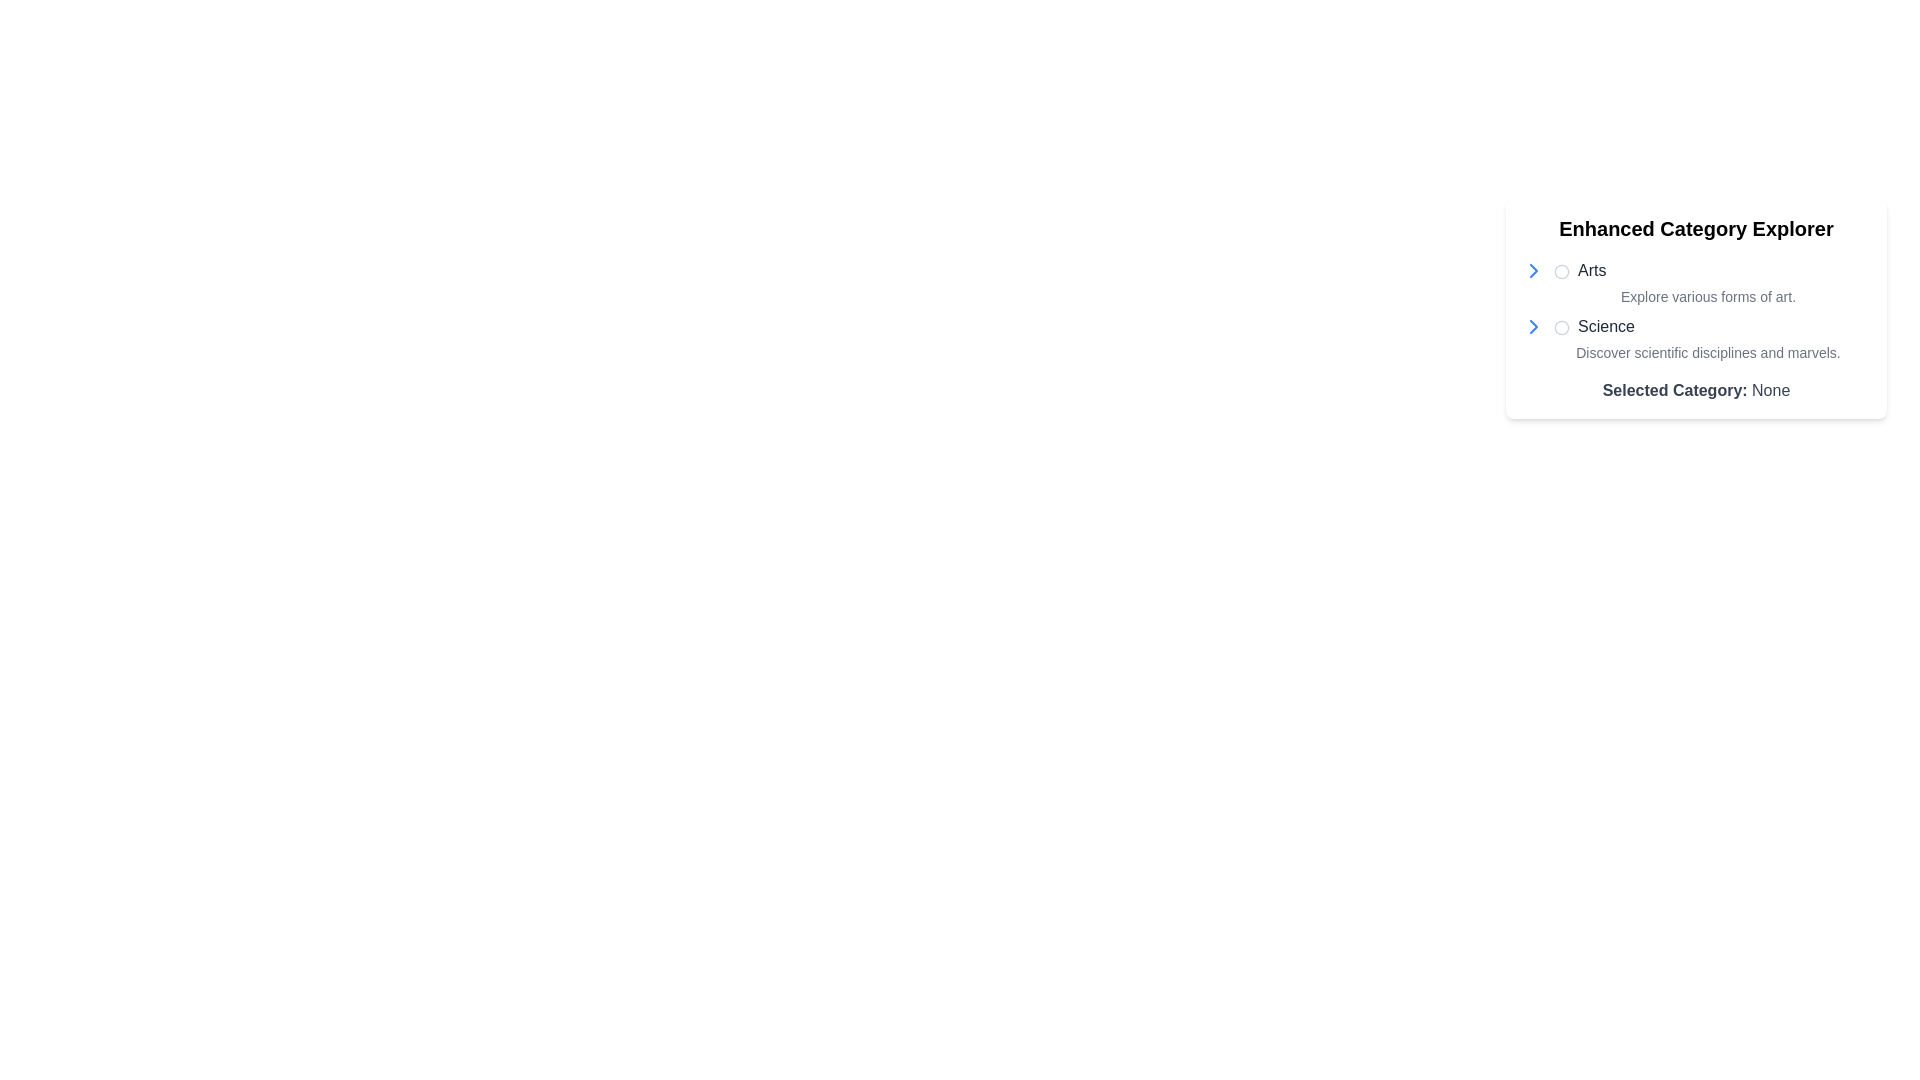 The image size is (1920, 1080). What do you see at coordinates (1579, 270) in the screenshot?
I see `the 'Arts' category label in the Enhanced Category Explorer modal` at bounding box center [1579, 270].